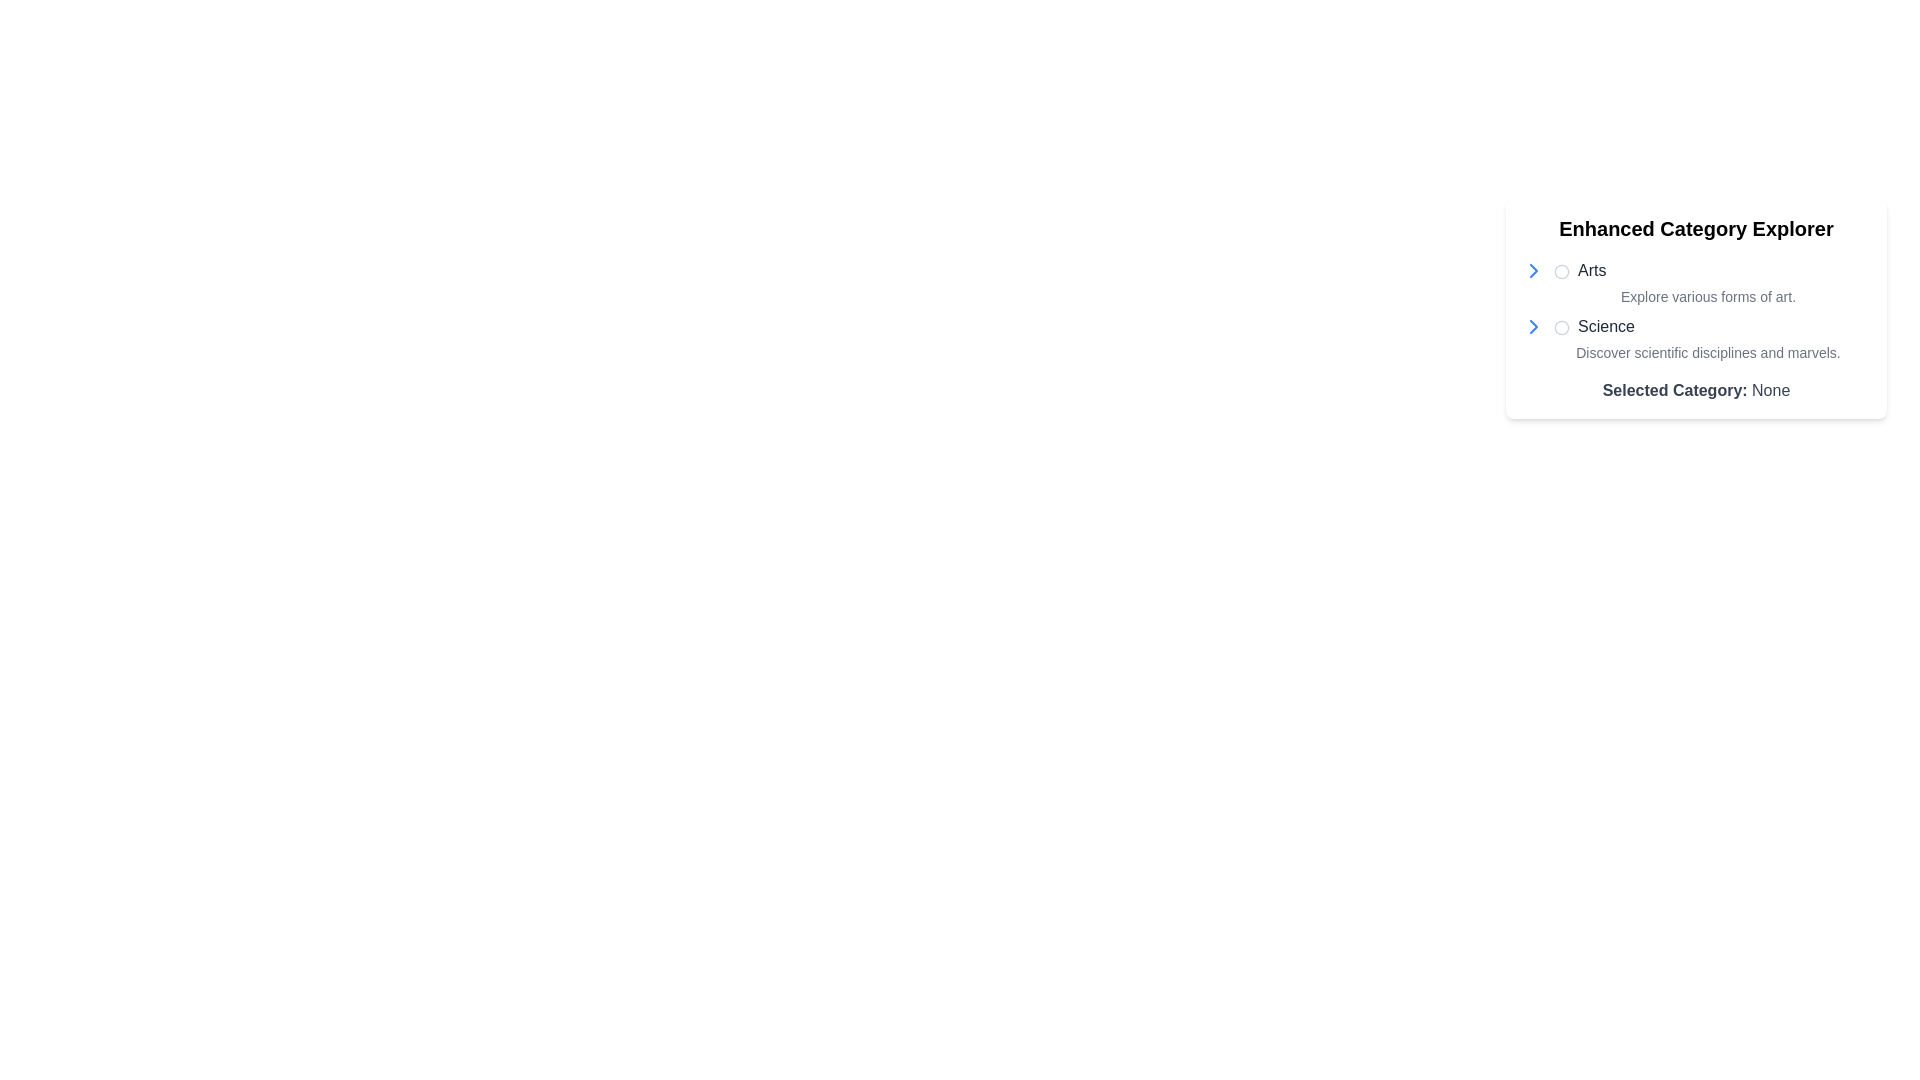 The image size is (1920, 1080). What do you see at coordinates (1579, 270) in the screenshot?
I see `the 'Arts' category label in the Enhanced Category Explorer modal` at bounding box center [1579, 270].